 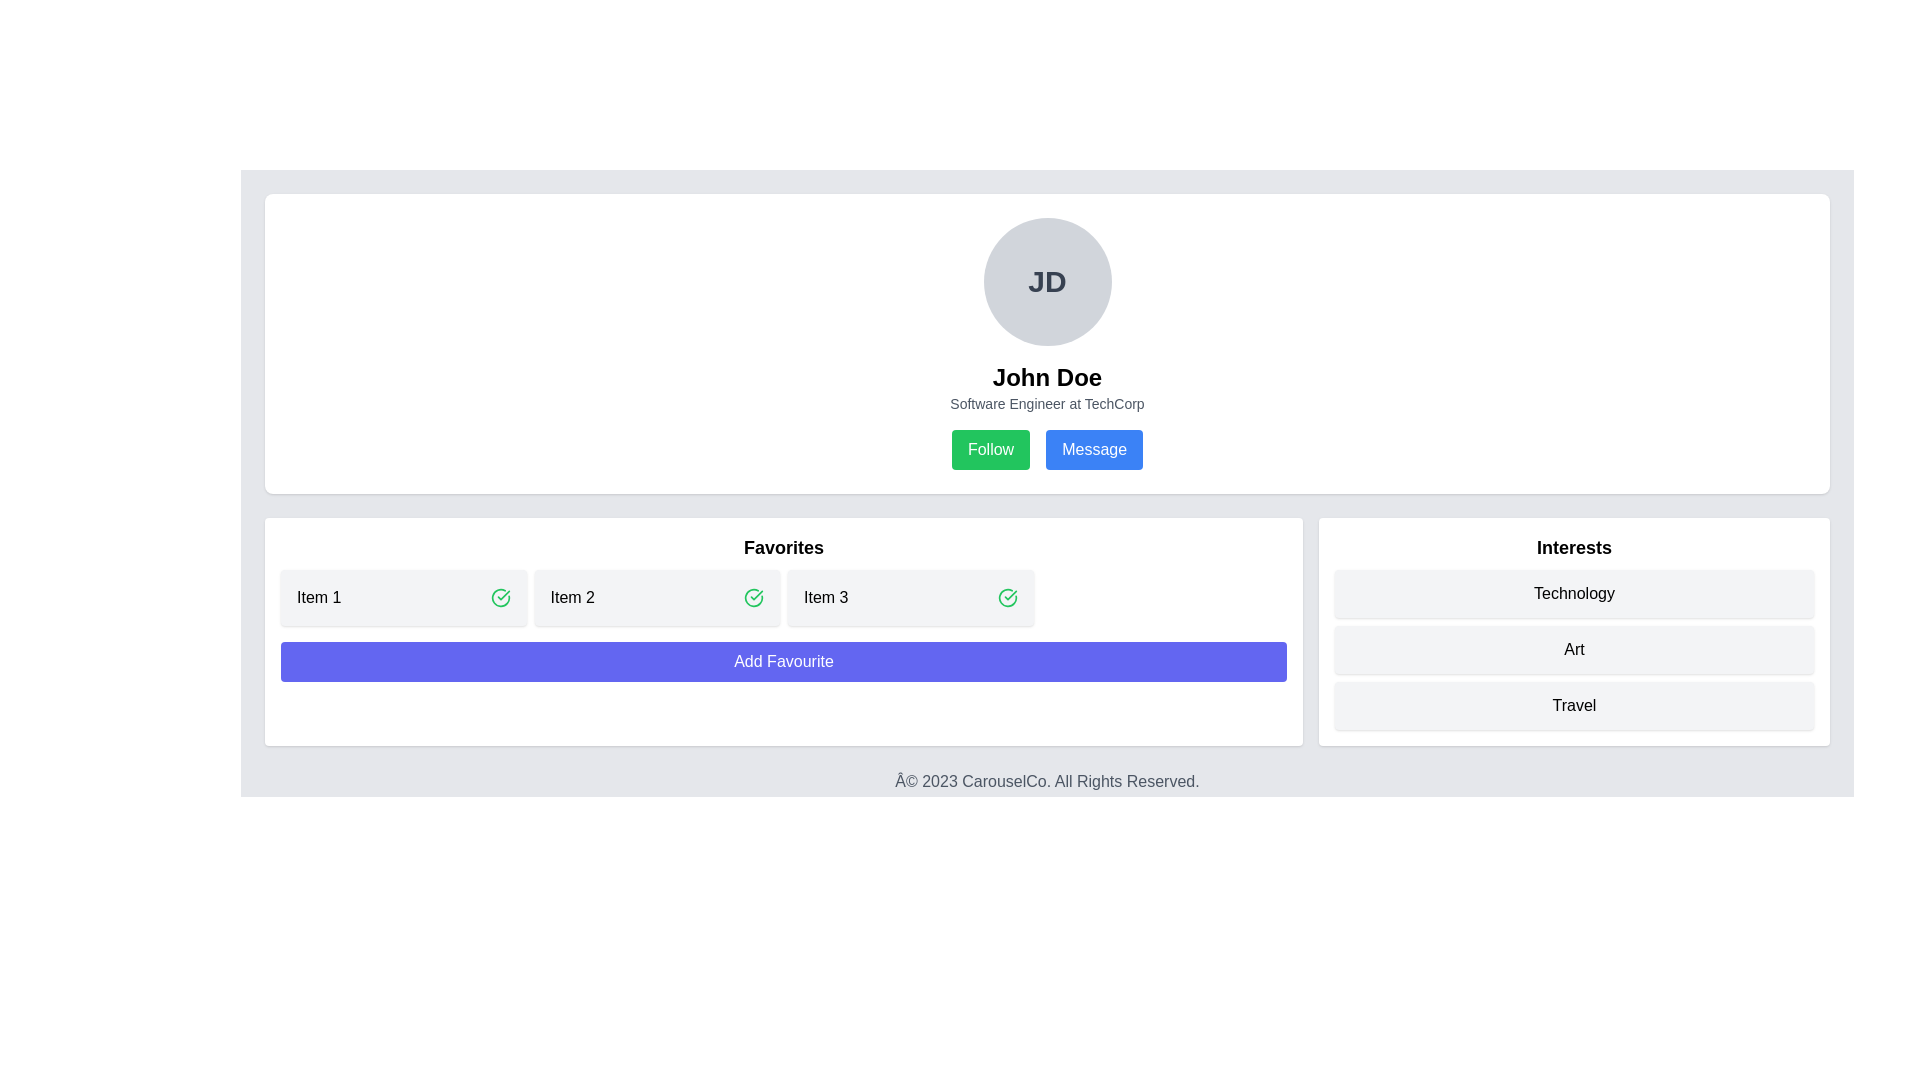 I want to click on the rectangular button with a blue background and white text labeled 'Message', so click(x=1093, y=450).